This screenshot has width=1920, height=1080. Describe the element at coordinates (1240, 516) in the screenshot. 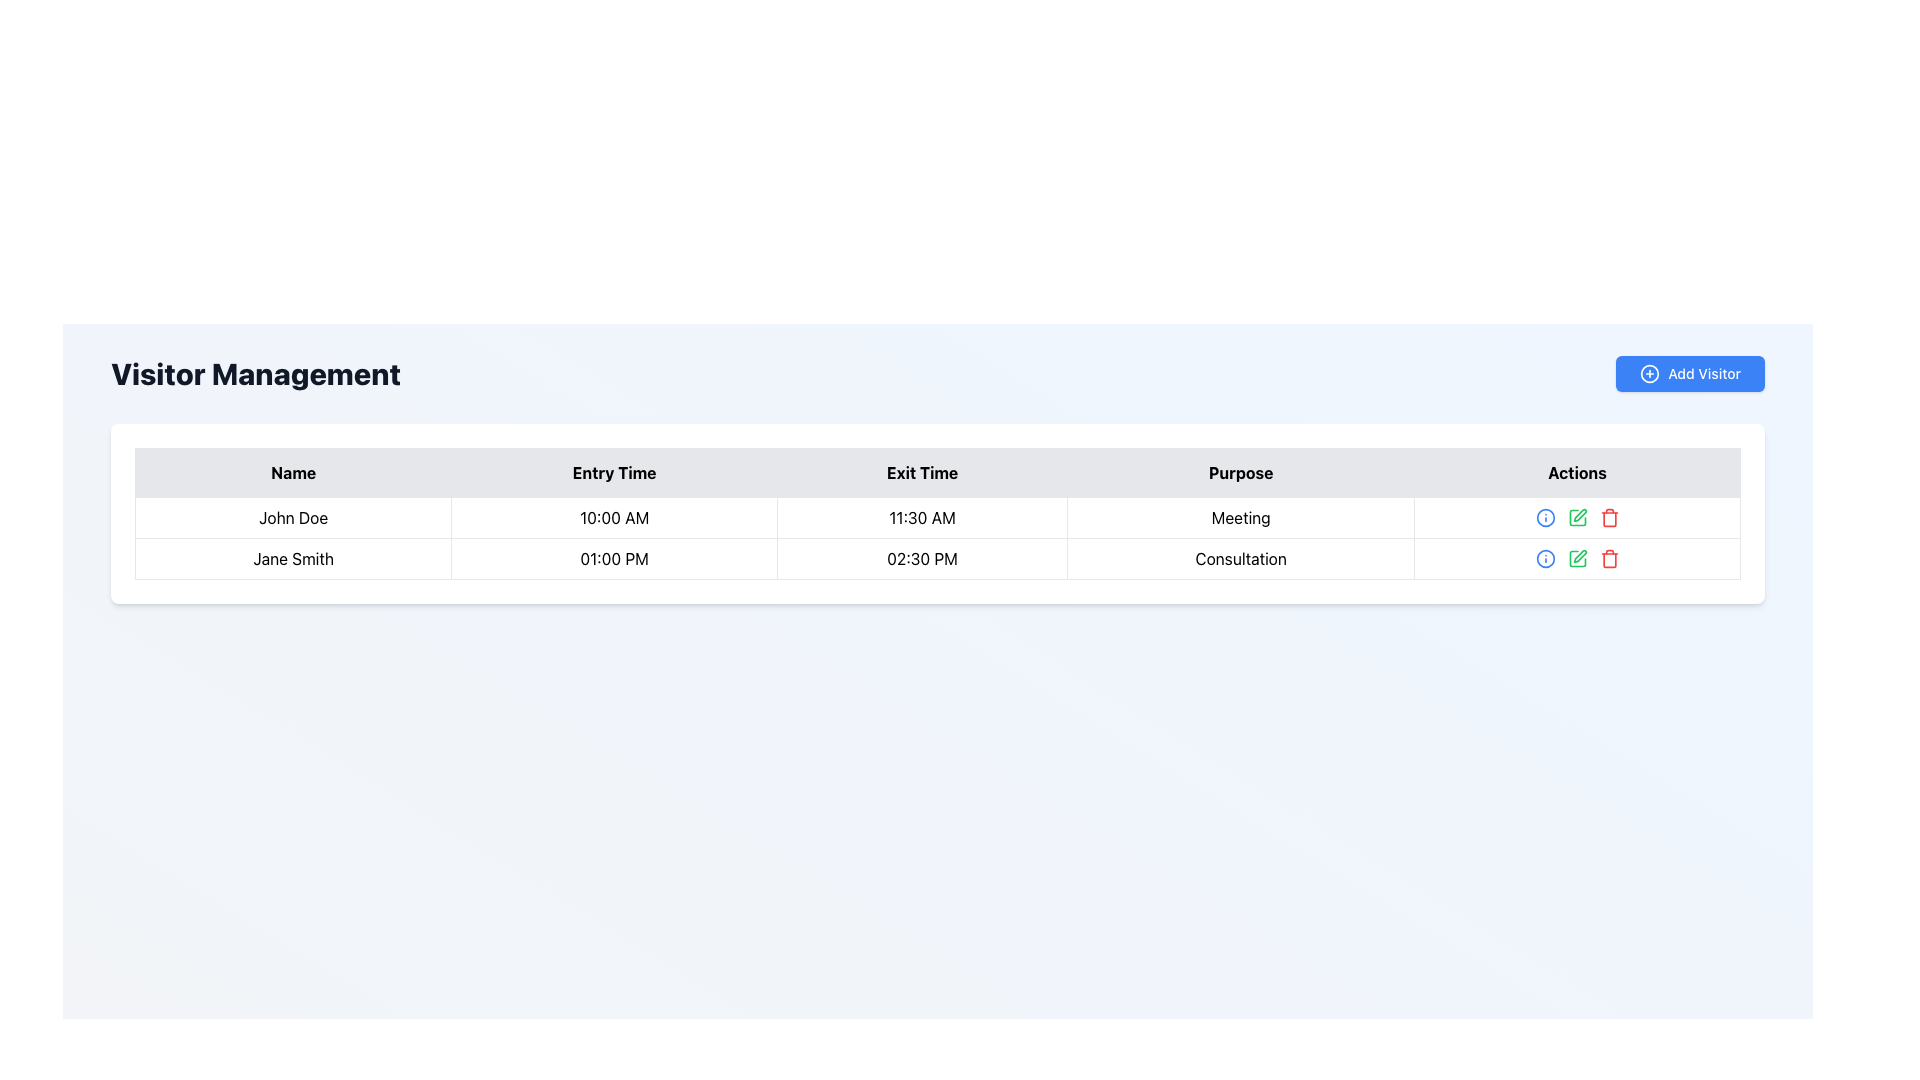

I see `the text element displaying 'Meeting' which is located in the 'Purpose' column of the table, aligned to the right of 'Exit Time' ('11:30 AM') and left of action icons` at that location.